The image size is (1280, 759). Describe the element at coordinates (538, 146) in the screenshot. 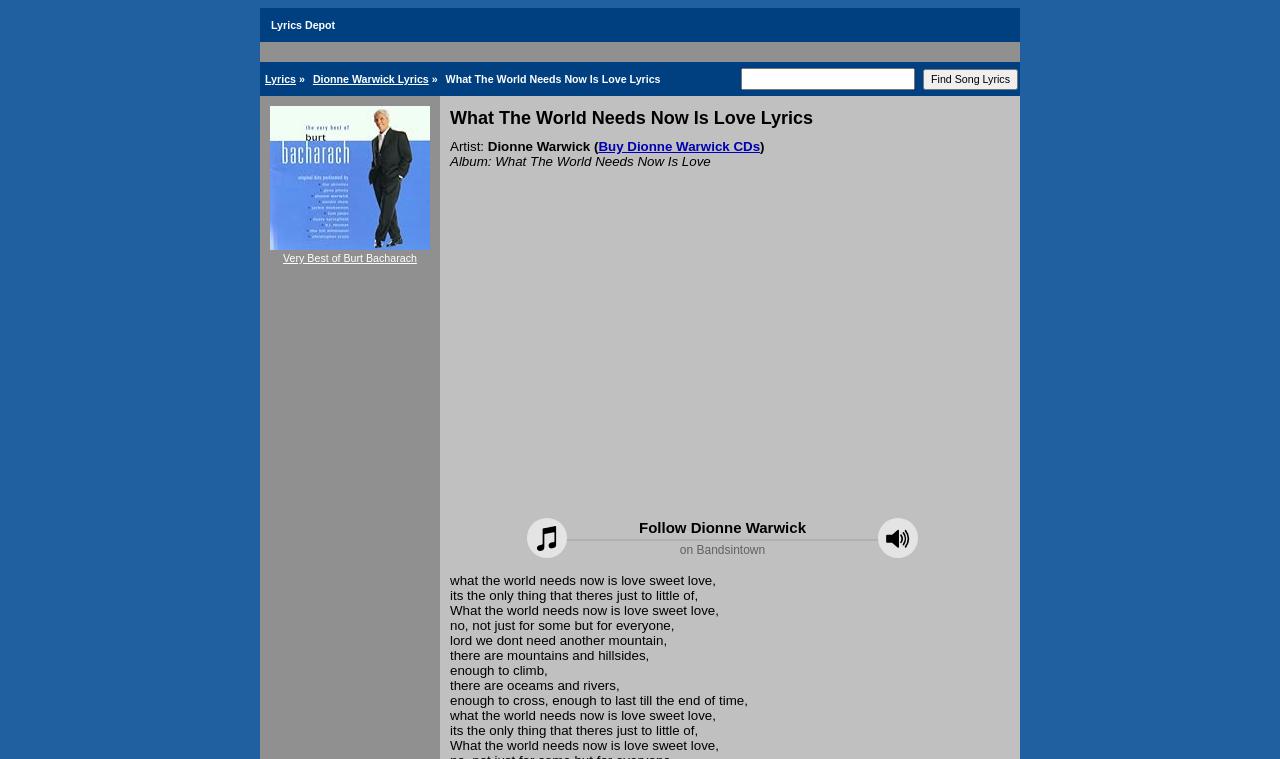

I see `'Dionne Warwick'` at that location.